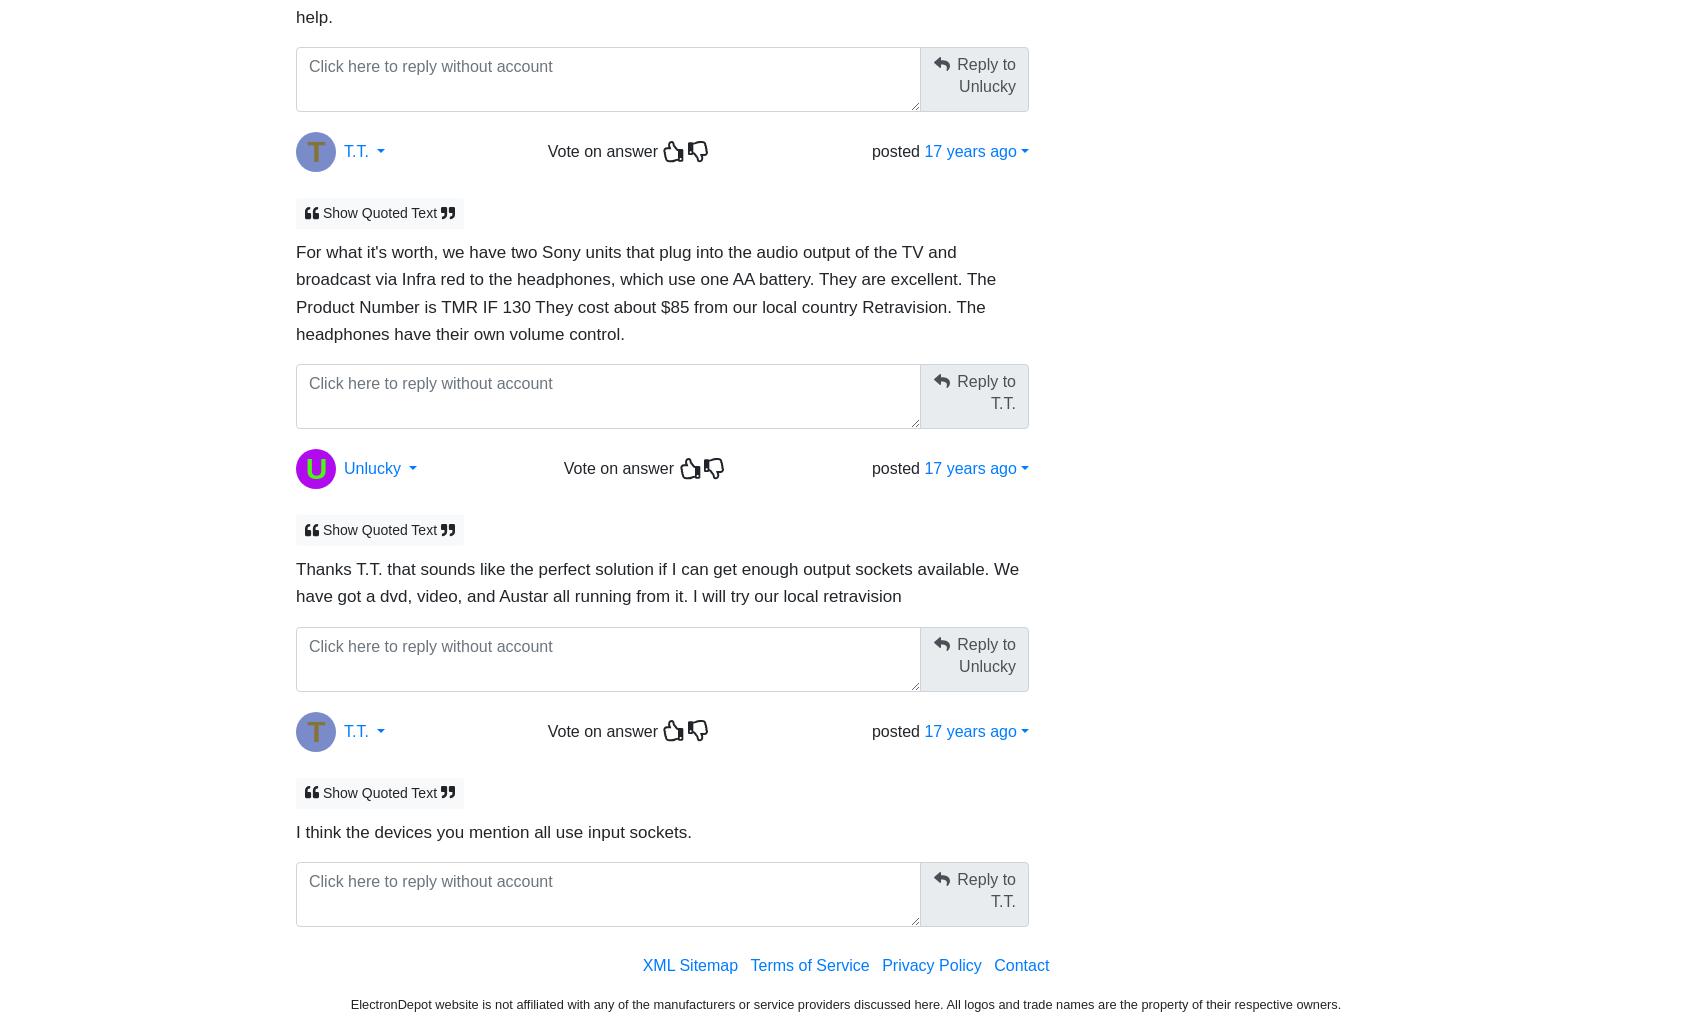 This screenshot has width=1692, height=1030. What do you see at coordinates (657, 582) in the screenshot?
I see `'Thanks T.T. that sounds like the perfect solution if I can get enough  output sockets available.  We have got a dvd, video, and Austar all  running from it. I will try our local retravision'` at bounding box center [657, 582].